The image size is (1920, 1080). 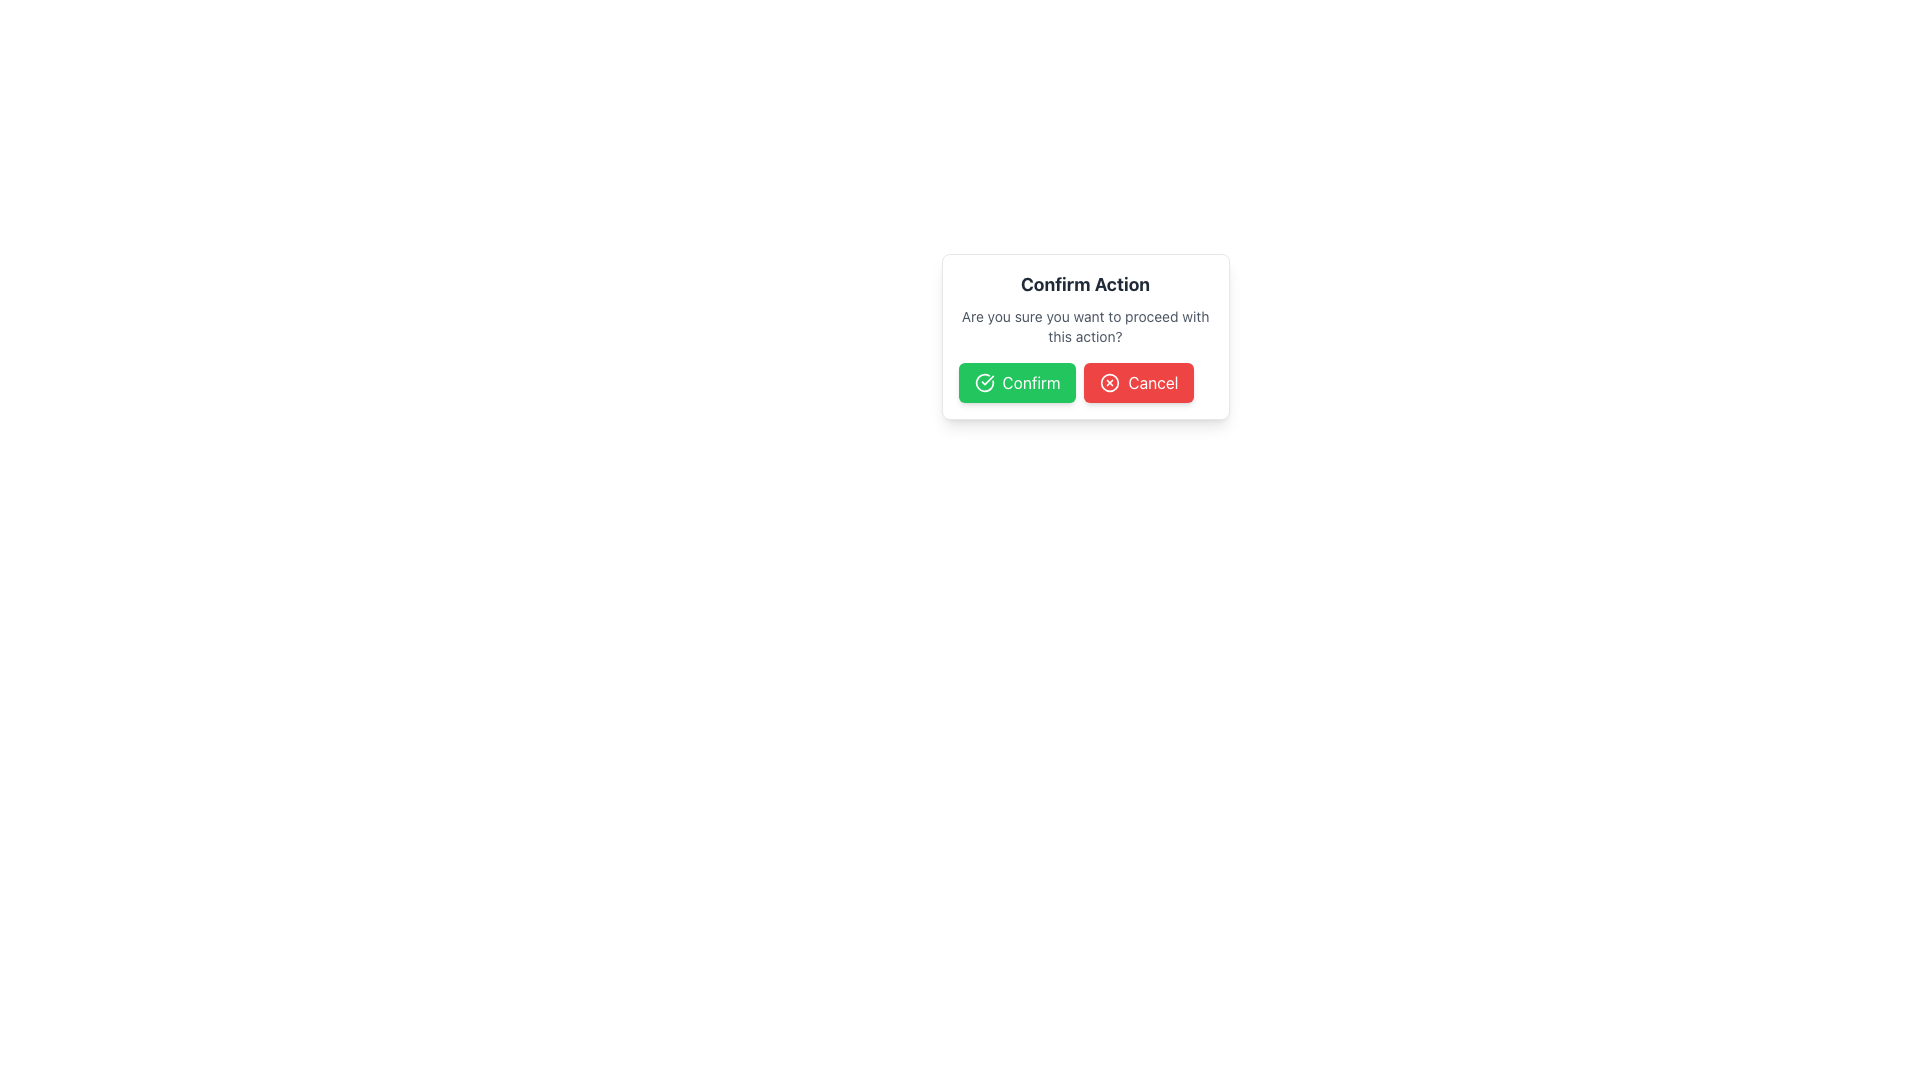 I want to click on the confirmation button located centrally in the modal, positioned to the left of the 'Cancel' button, so click(x=1017, y=382).